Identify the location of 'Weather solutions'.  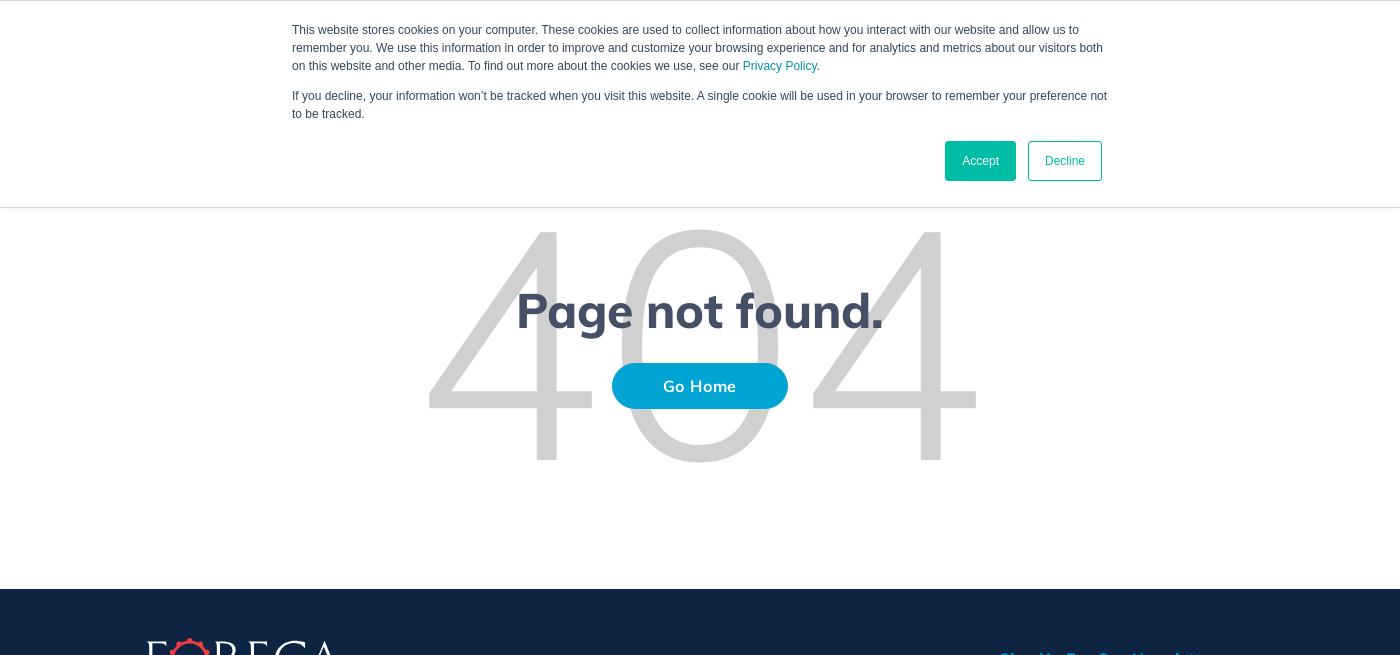
(725, 56).